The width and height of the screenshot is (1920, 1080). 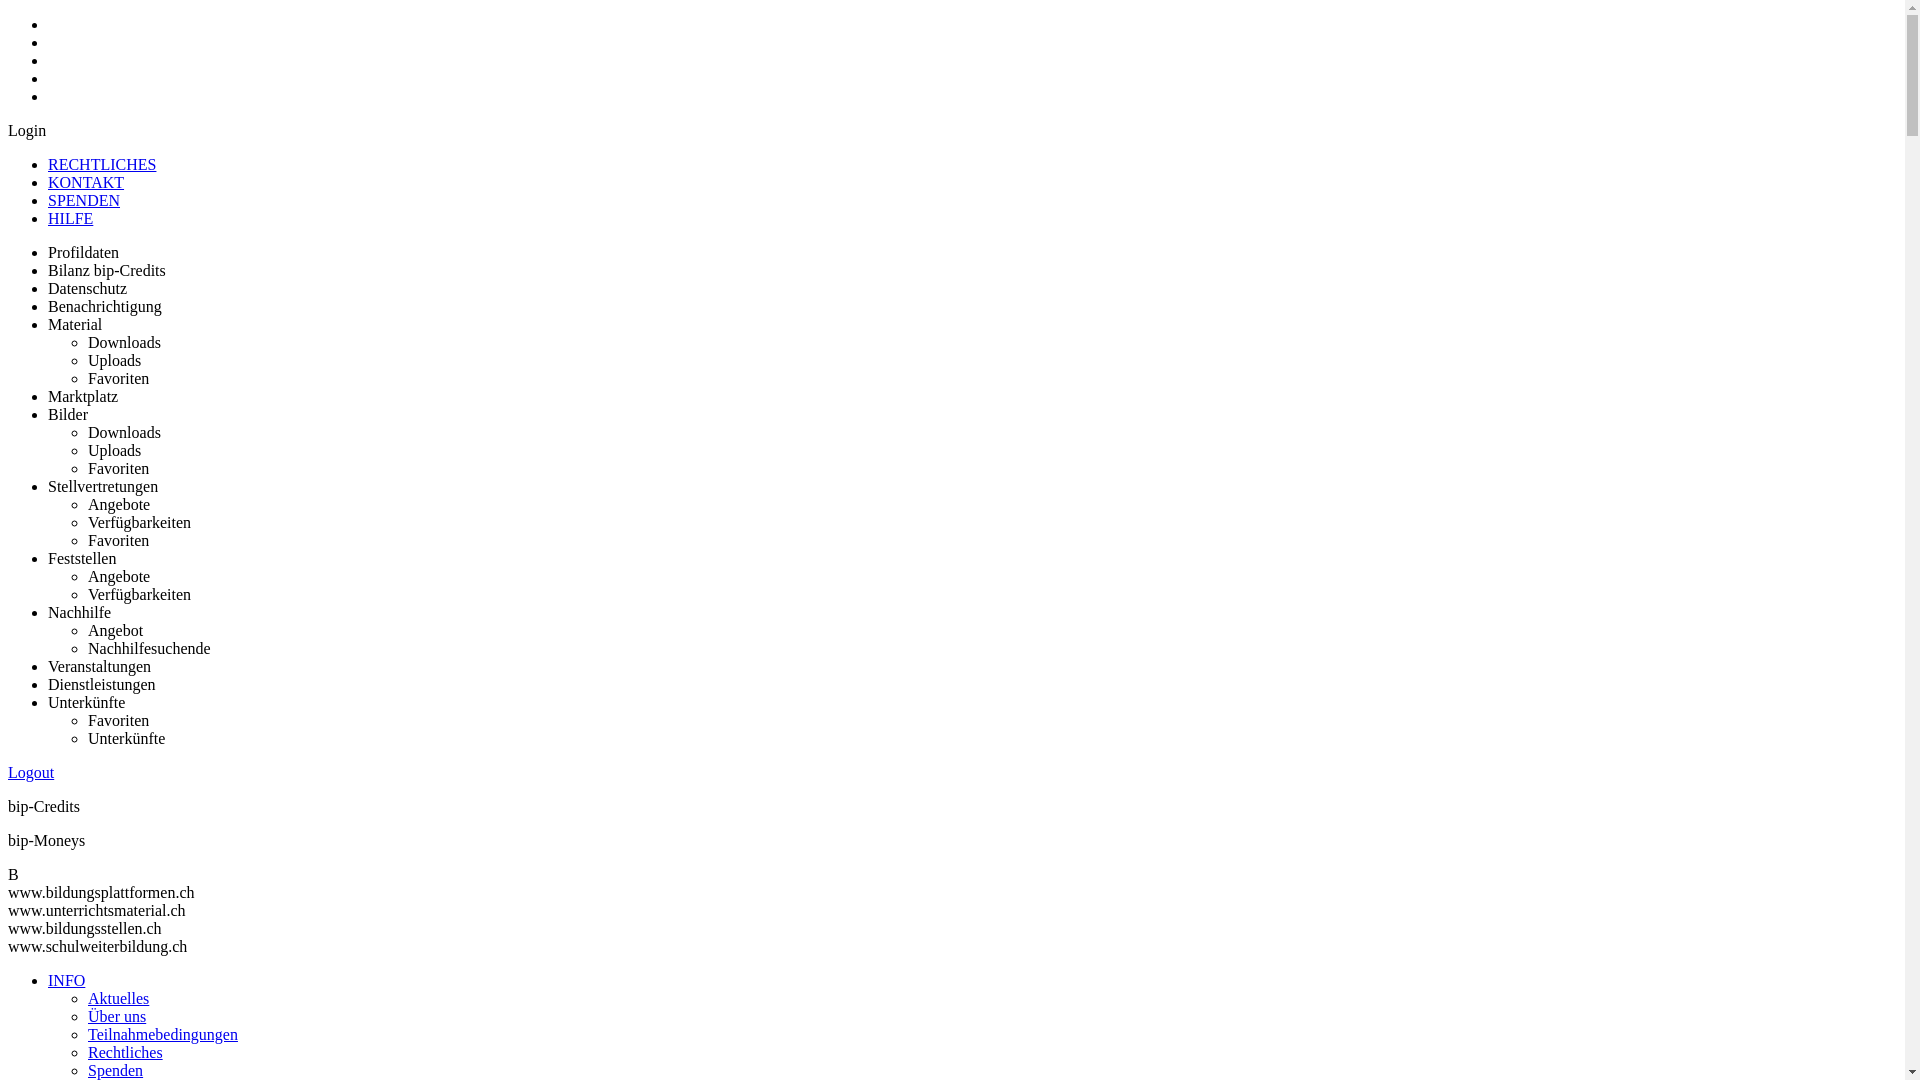 I want to click on 'Veranstaltungen', so click(x=98, y=666).